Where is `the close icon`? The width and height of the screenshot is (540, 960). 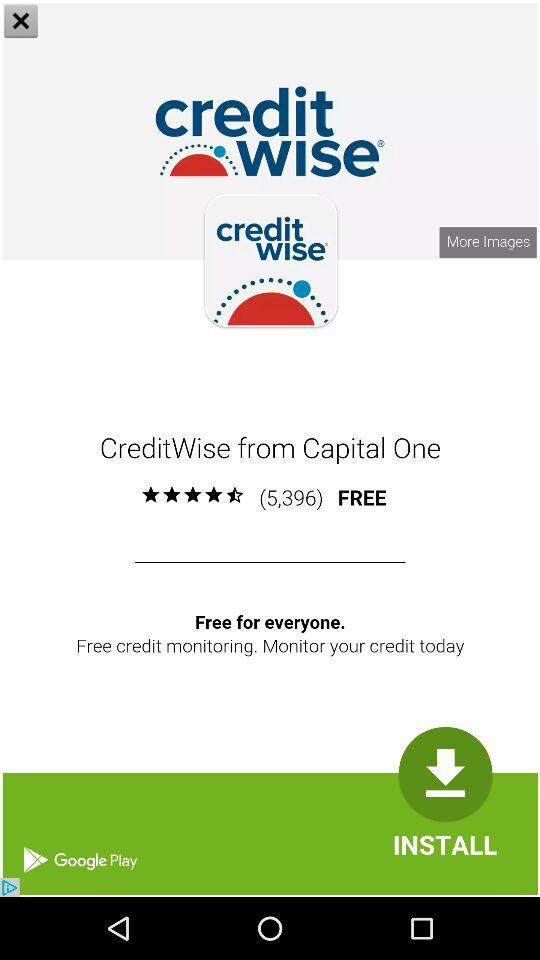 the close icon is located at coordinates (20, 21).